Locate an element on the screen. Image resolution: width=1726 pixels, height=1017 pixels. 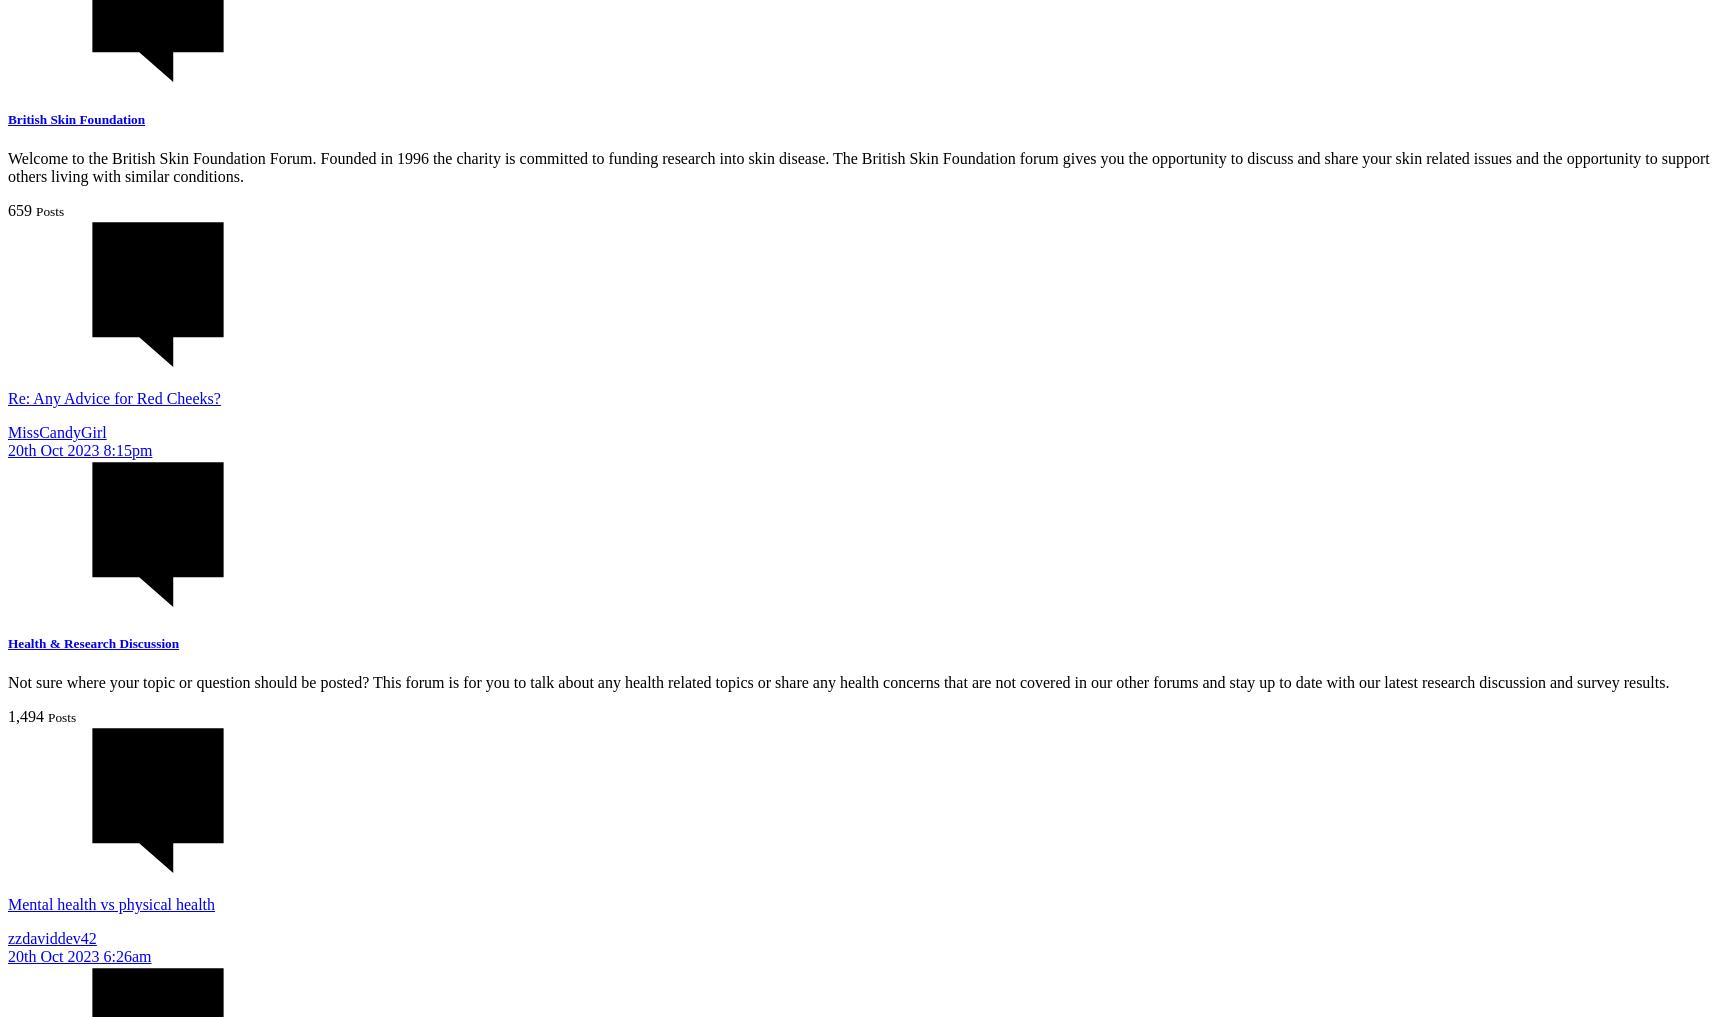
'1,494' is located at coordinates (26, 715).